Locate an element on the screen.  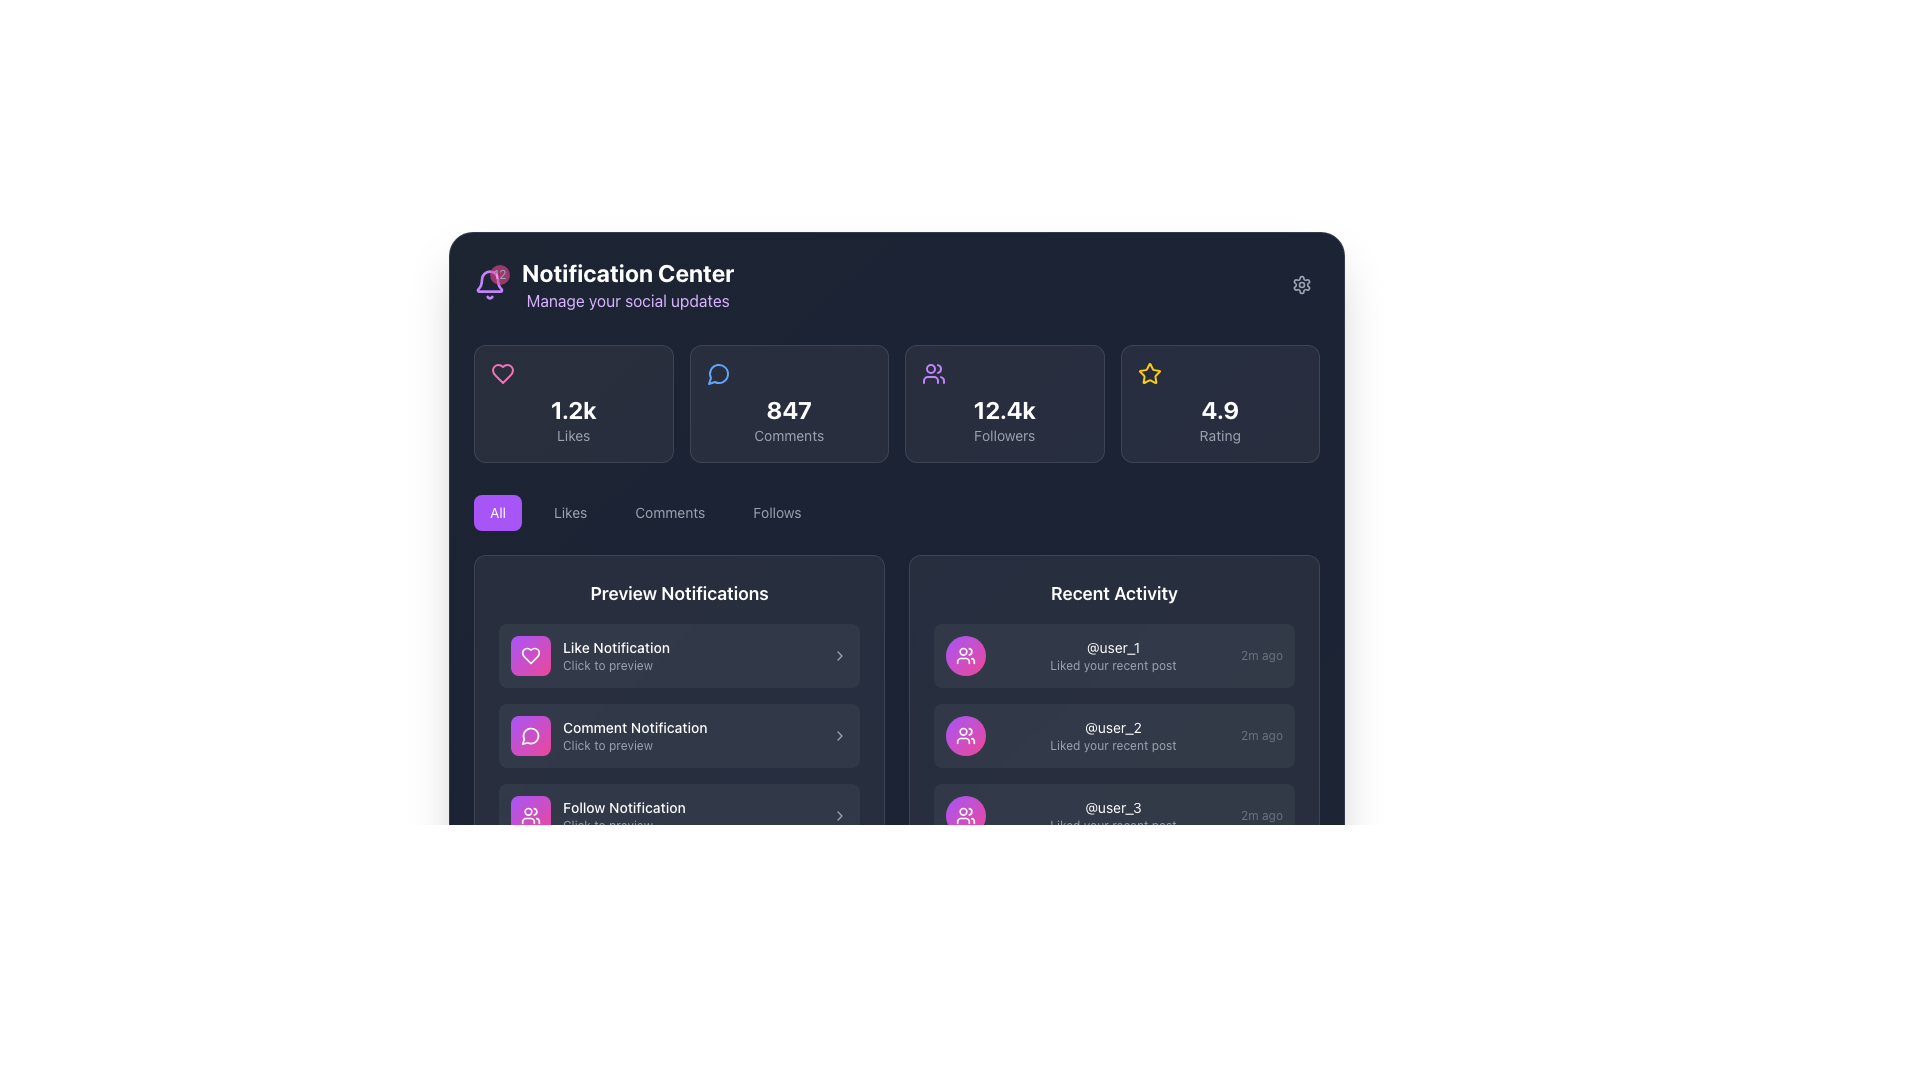
the first Interactive notification card in the 'Preview Notifications' section to preview the 'Like Notification' details is located at coordinates (679, 655).